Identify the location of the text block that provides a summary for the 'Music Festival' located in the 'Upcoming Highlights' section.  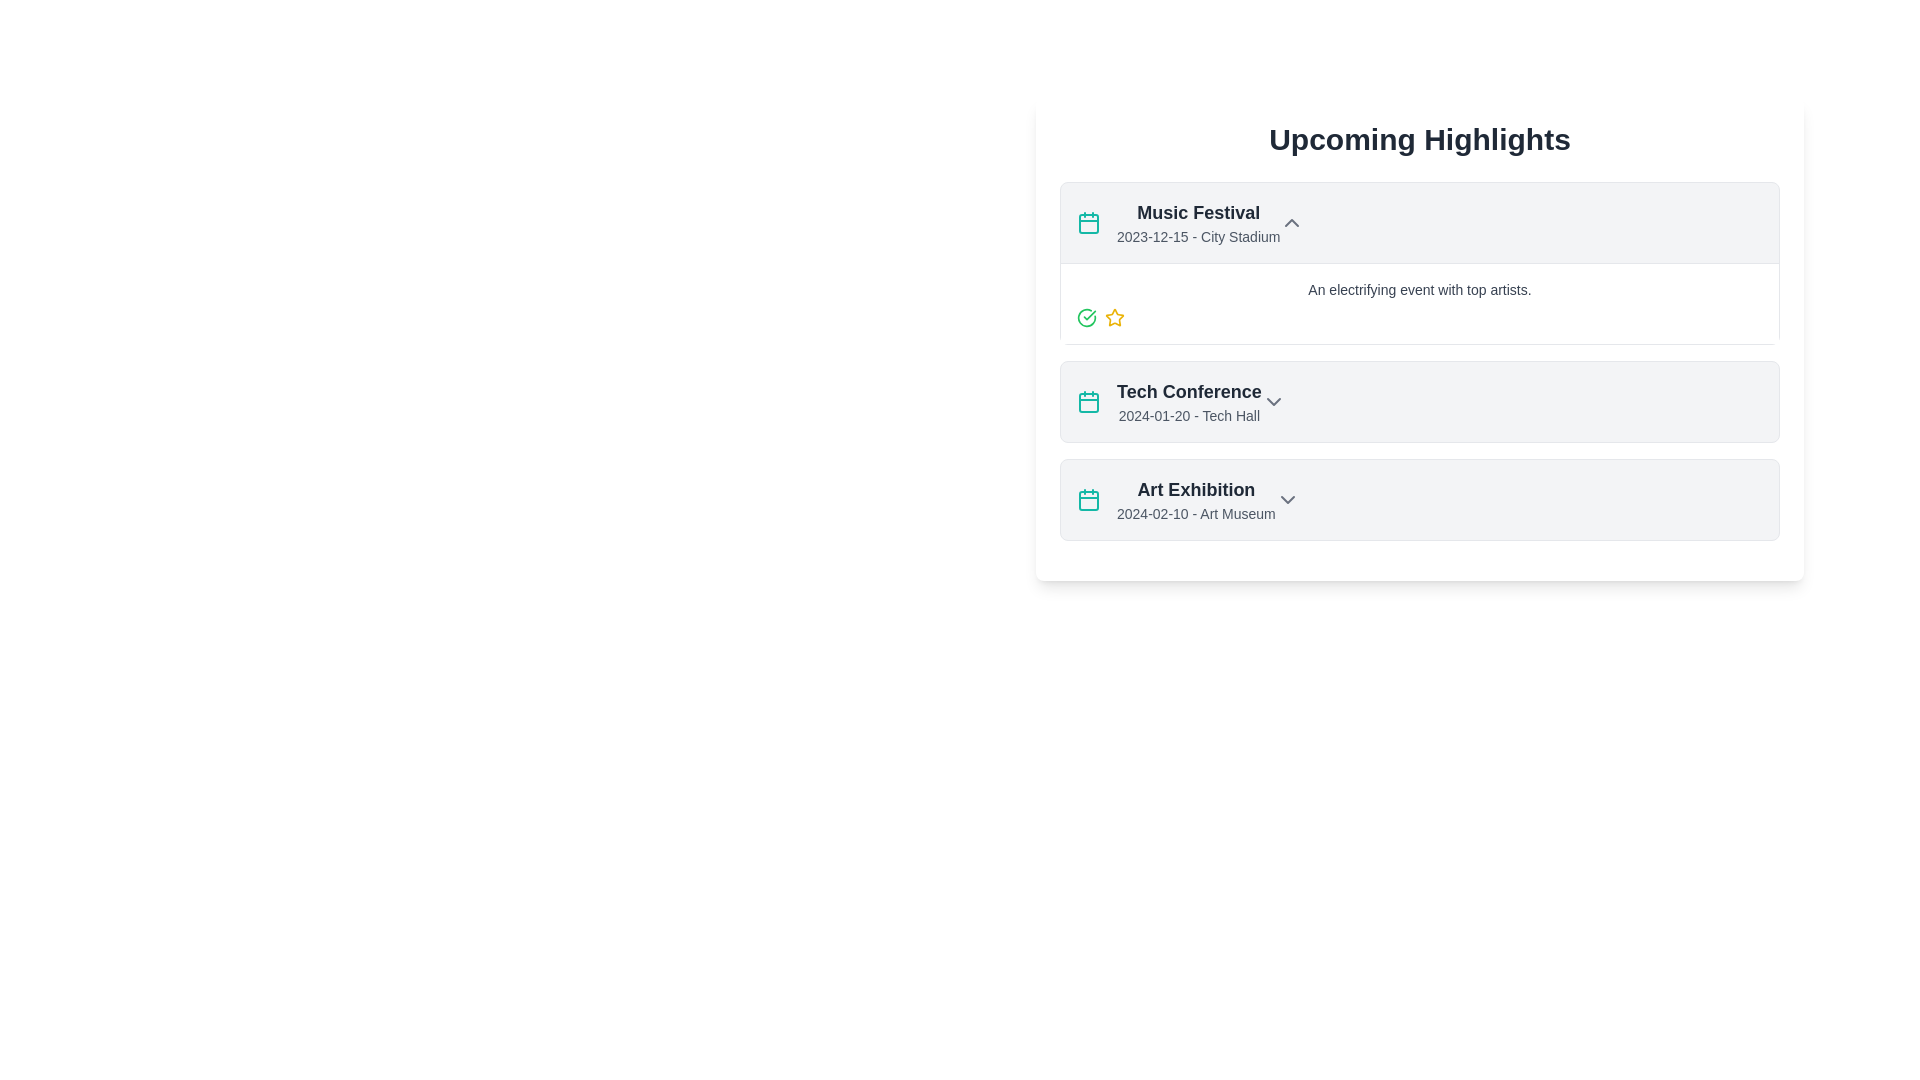
(1419, 303).